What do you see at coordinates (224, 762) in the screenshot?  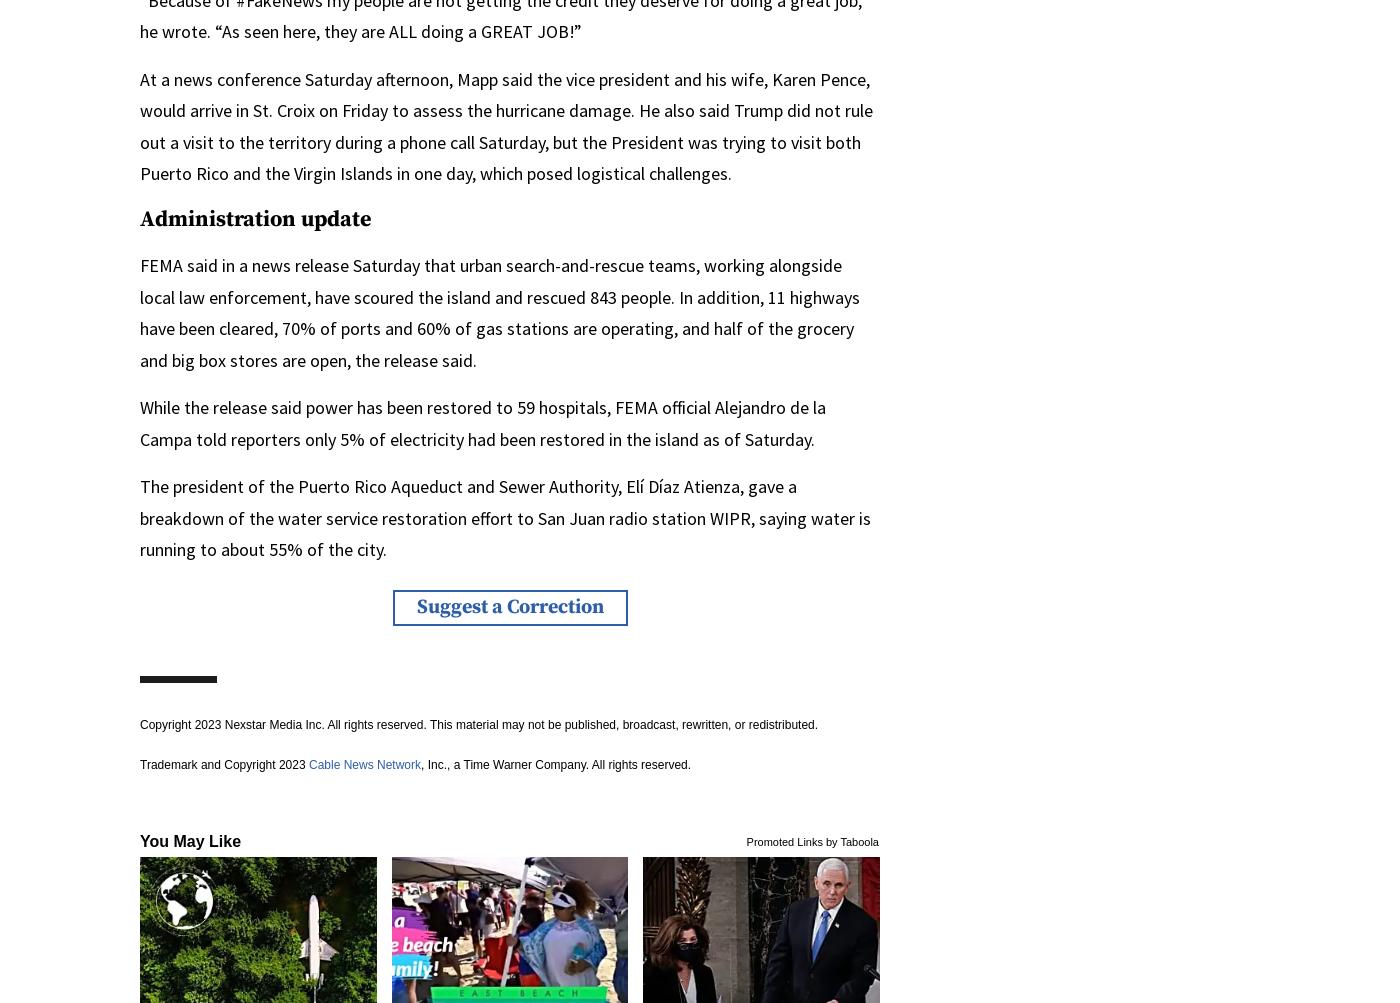 I see `'Trademark and Copyright 2023'` at bounding box center [224, 762].